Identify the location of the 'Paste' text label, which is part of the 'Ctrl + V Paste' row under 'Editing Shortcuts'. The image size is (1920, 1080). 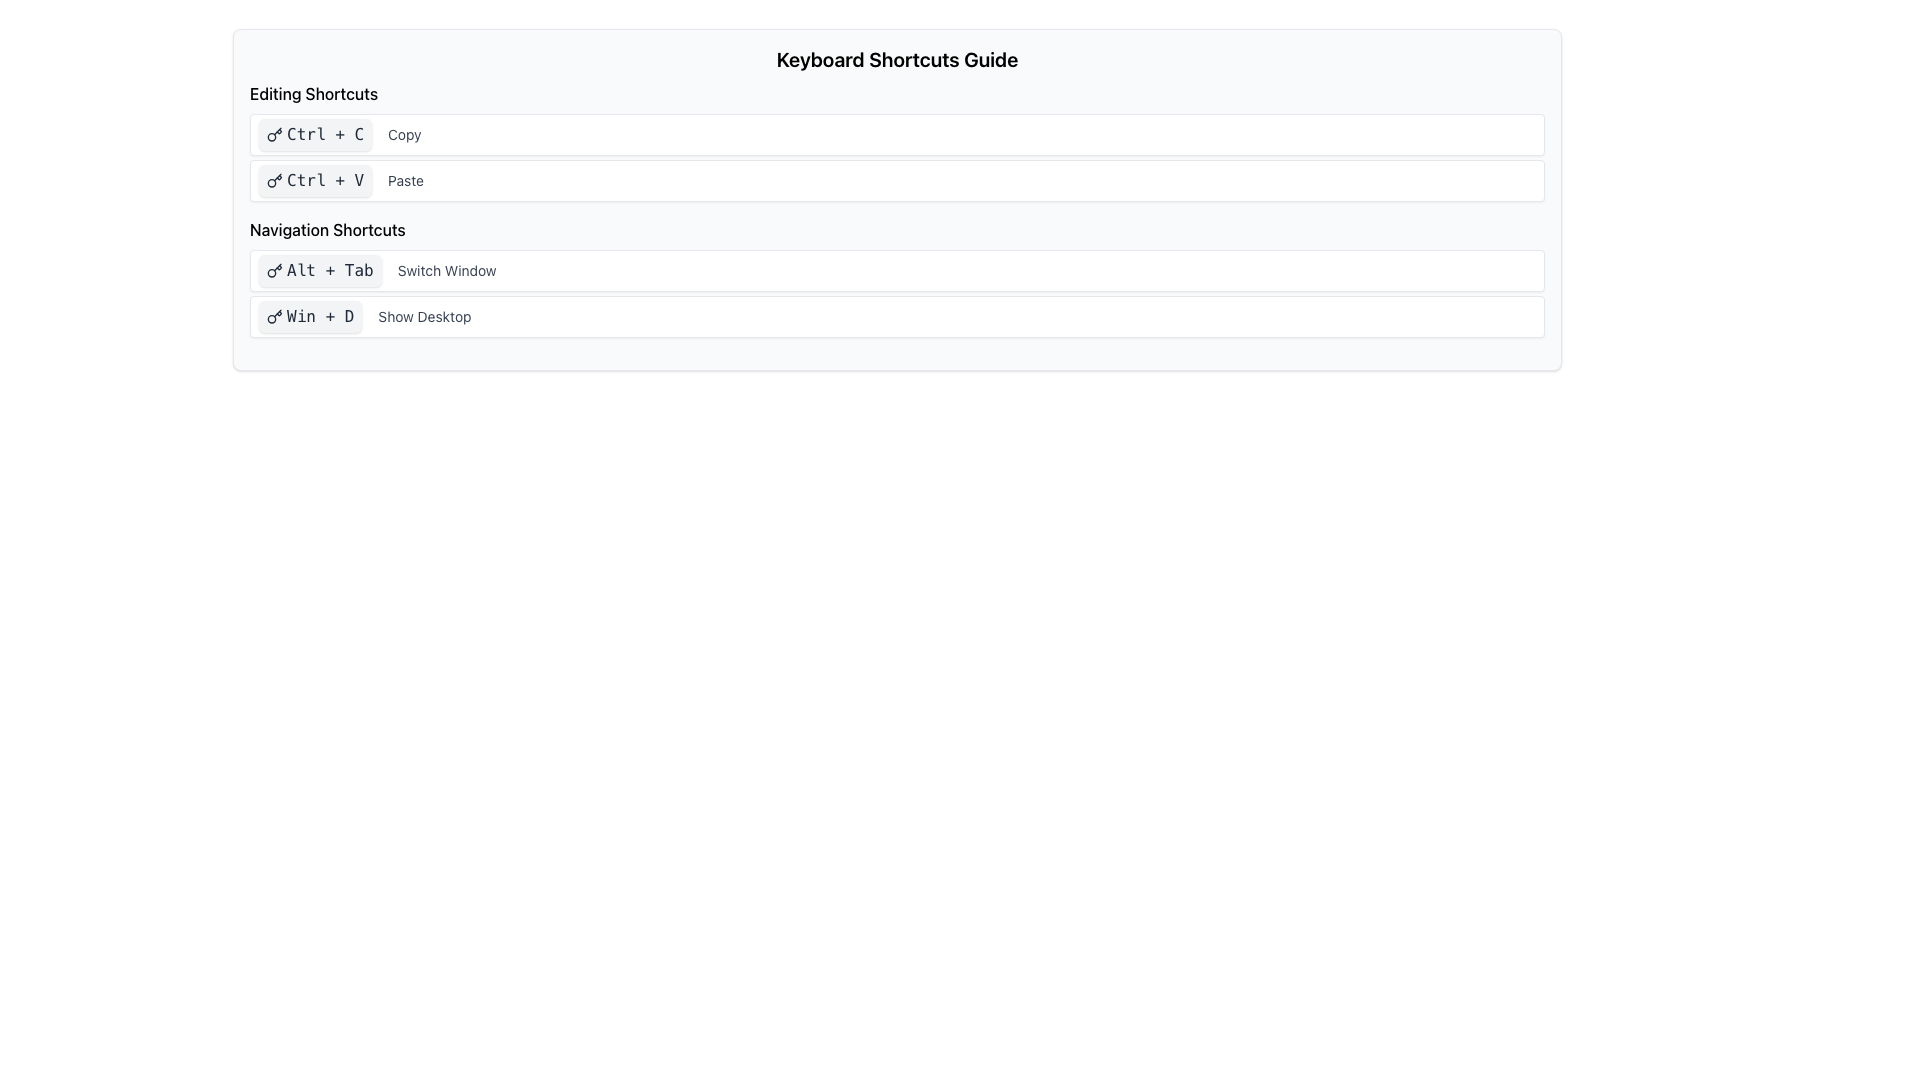
(404, 181).